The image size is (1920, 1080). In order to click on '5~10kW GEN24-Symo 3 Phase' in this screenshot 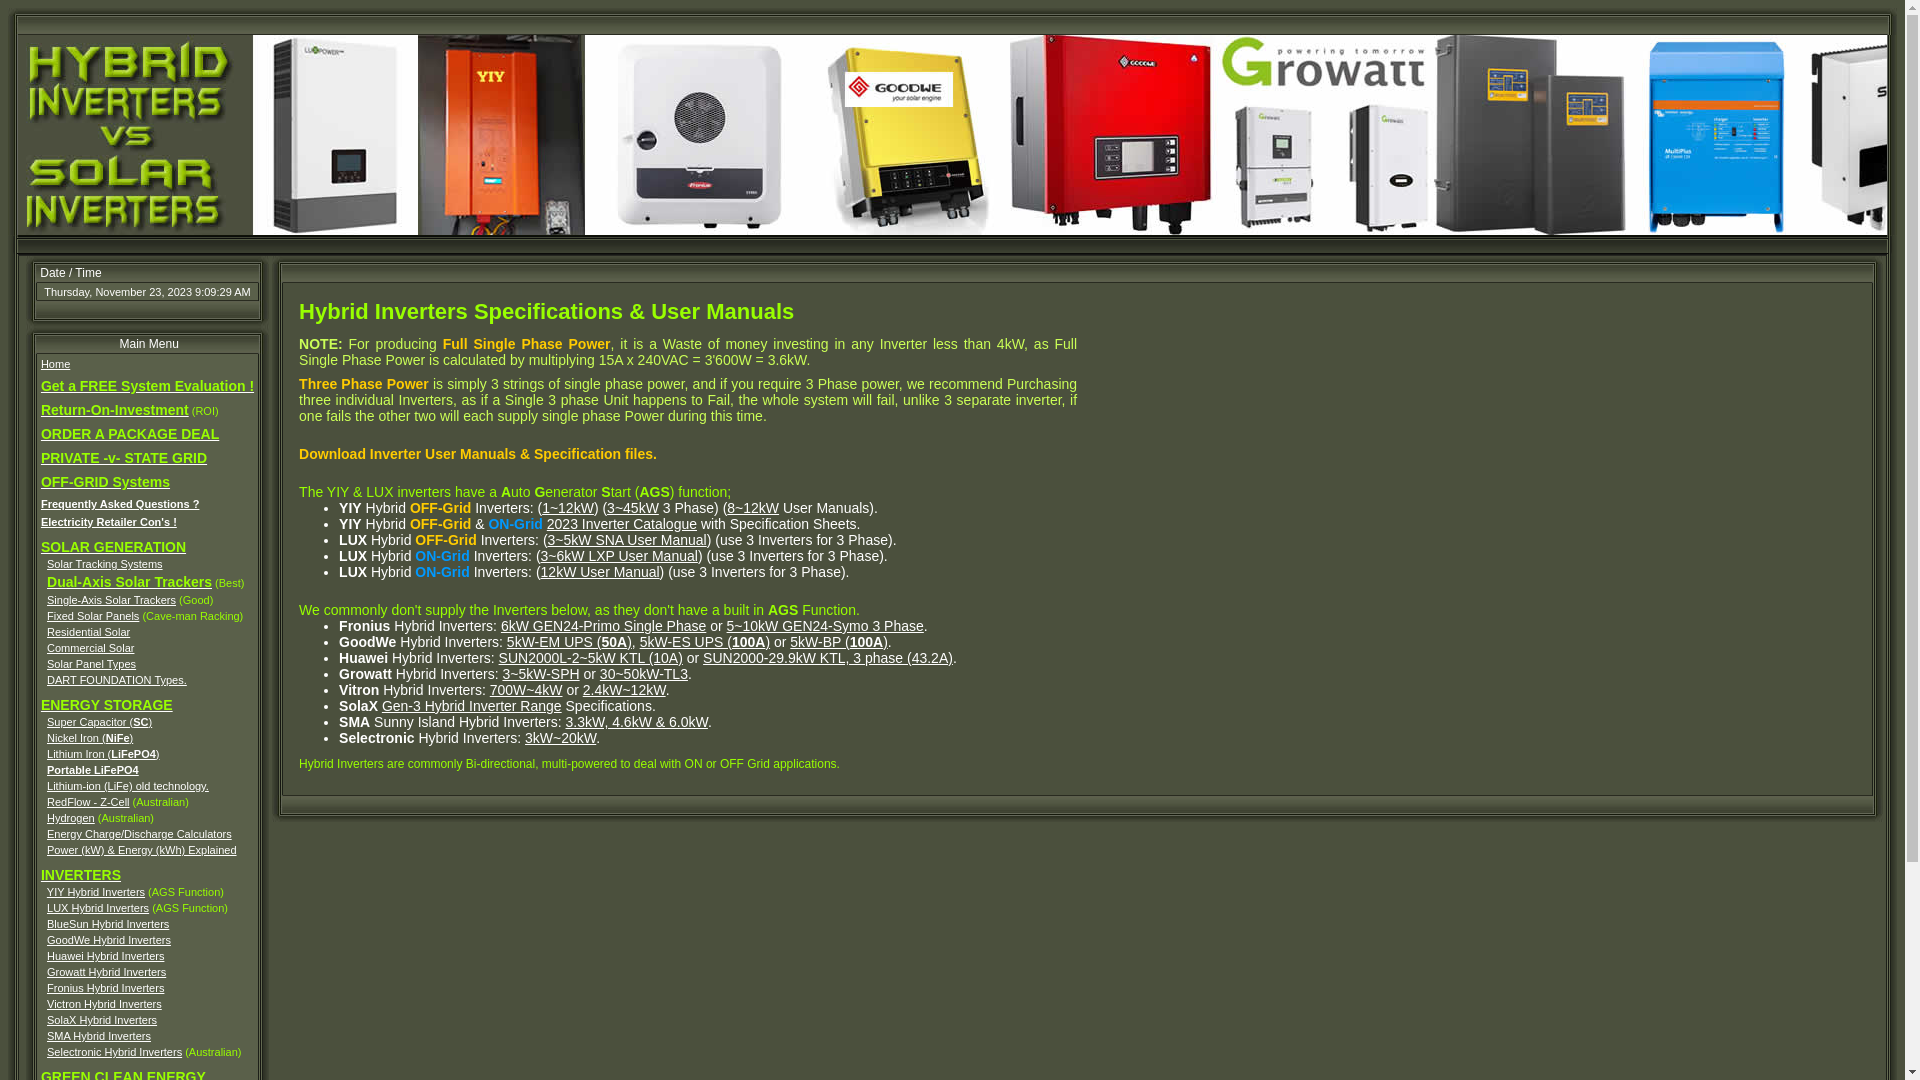, I will do `click(825, 624)`.